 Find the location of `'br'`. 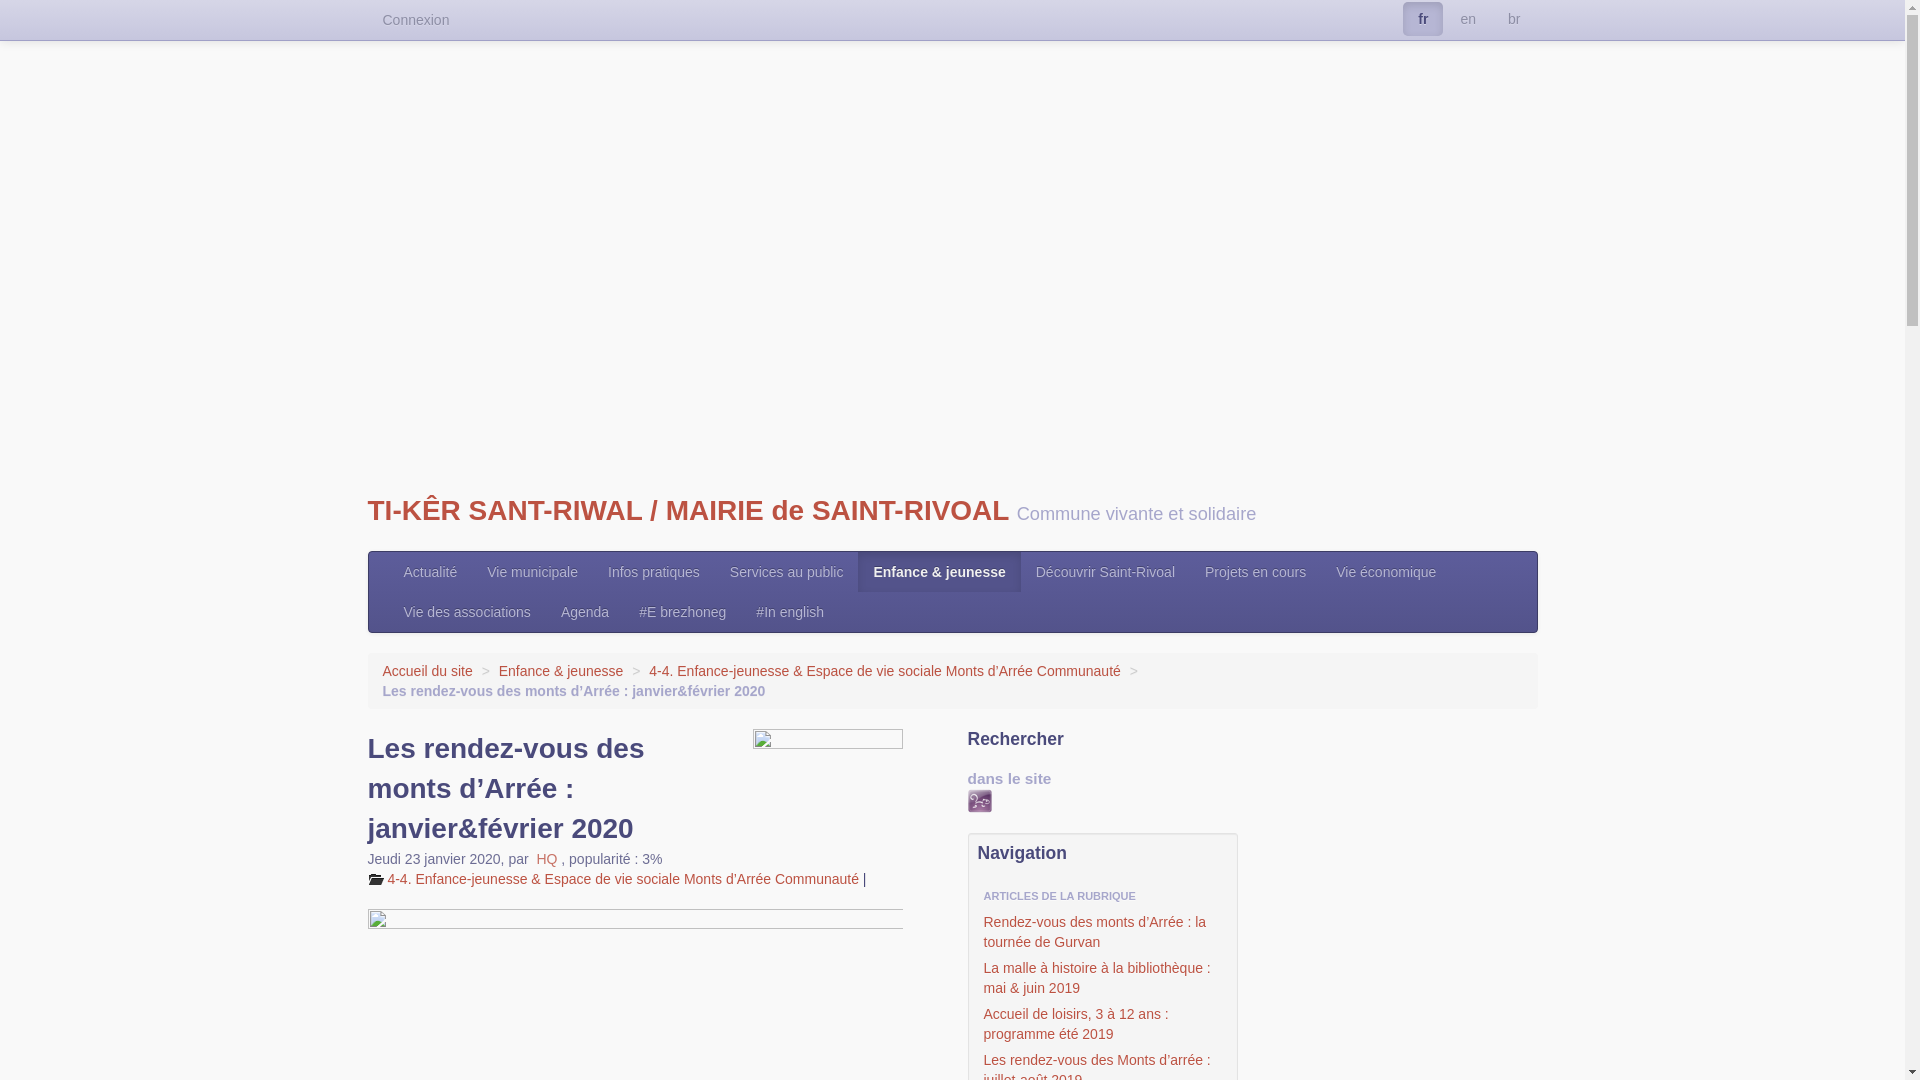

'br' is located at coordinates (1492, 19).